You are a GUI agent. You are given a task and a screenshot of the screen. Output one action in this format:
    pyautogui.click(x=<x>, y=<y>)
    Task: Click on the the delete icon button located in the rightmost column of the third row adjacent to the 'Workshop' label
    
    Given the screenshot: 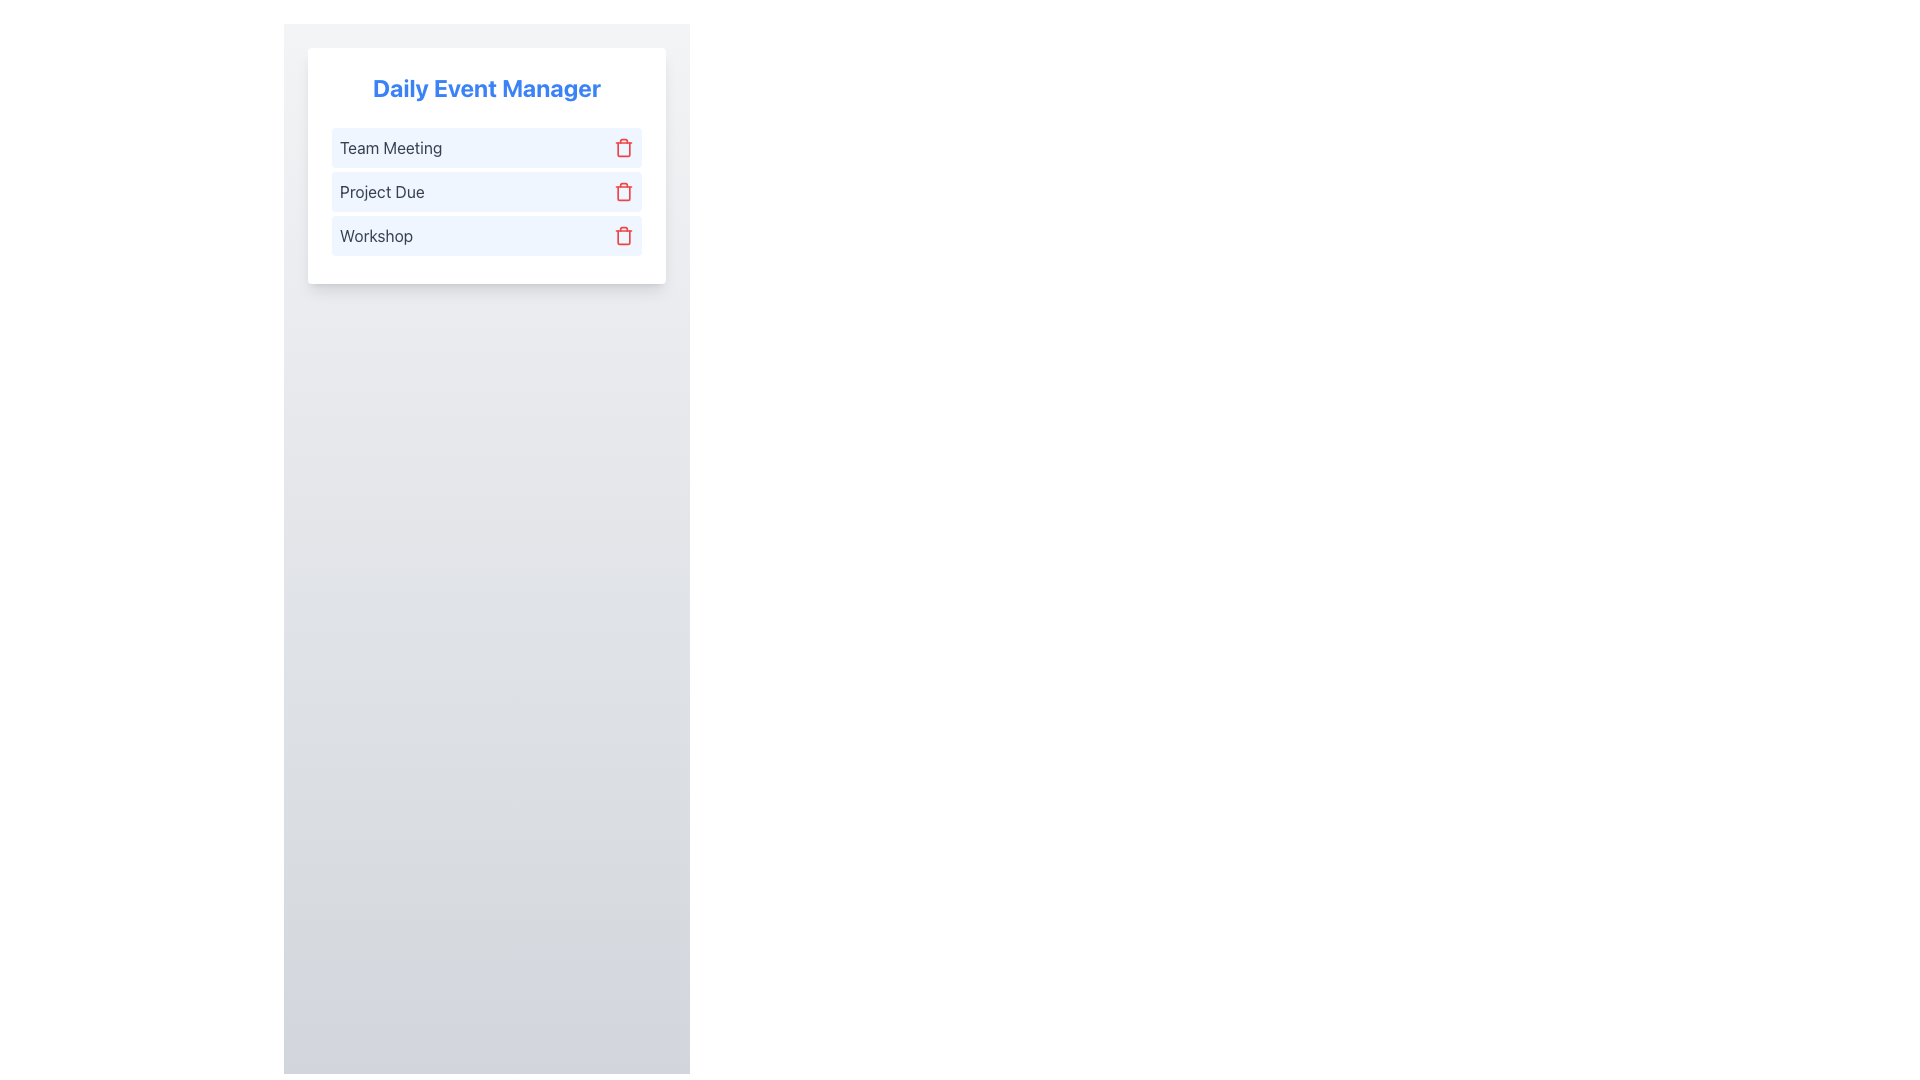 What is the action you would take?
    pyautogui.click(x=623, y=235)
    